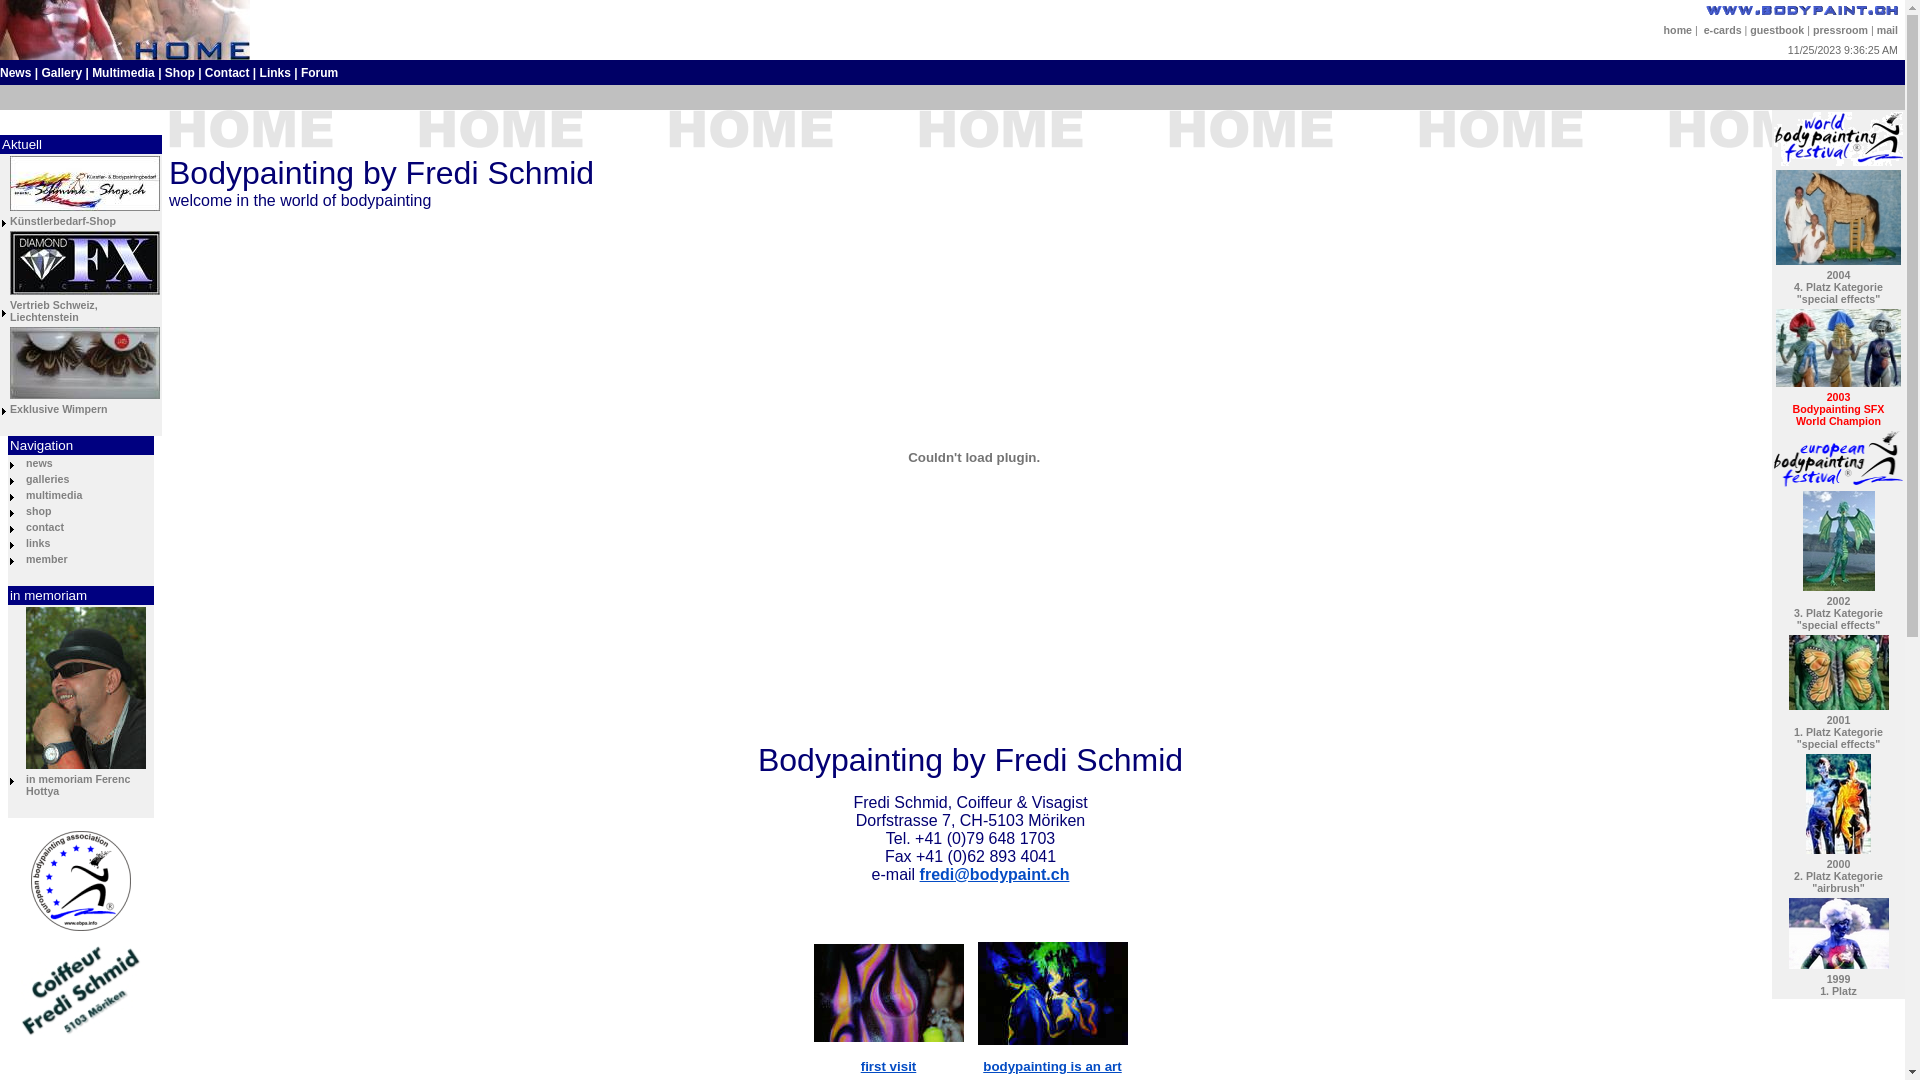 The height and width of the screenshot is (1080, 1920). What do you see at coordinates (1813, 30) in the screenshot?
I see `'pressroom'` at bounding box center [1813, 30].